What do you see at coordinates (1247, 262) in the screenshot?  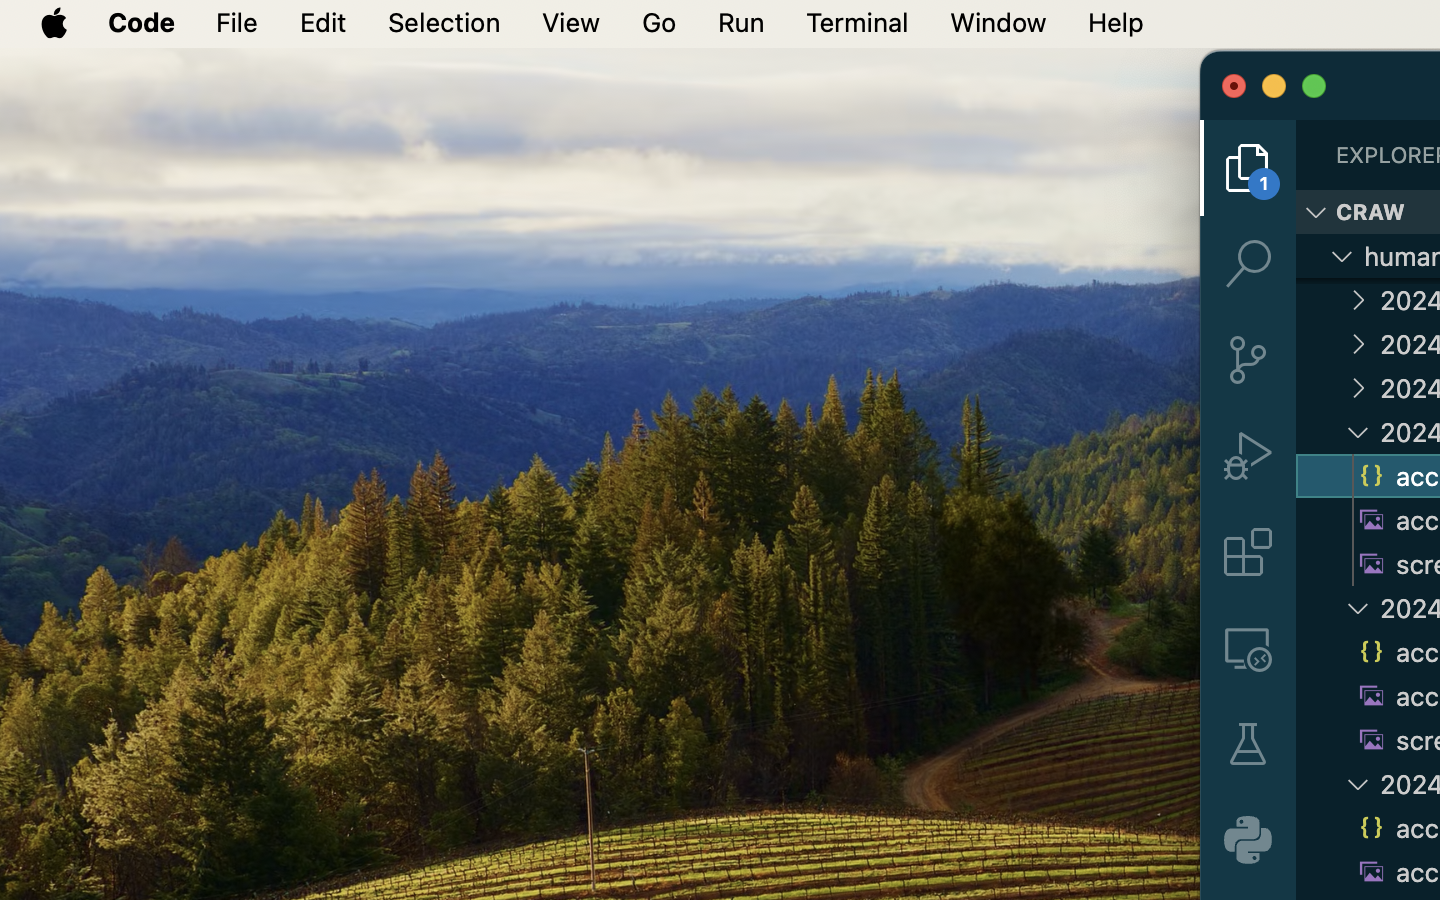 I see `'0 '` at bounding box center [1247, 262].